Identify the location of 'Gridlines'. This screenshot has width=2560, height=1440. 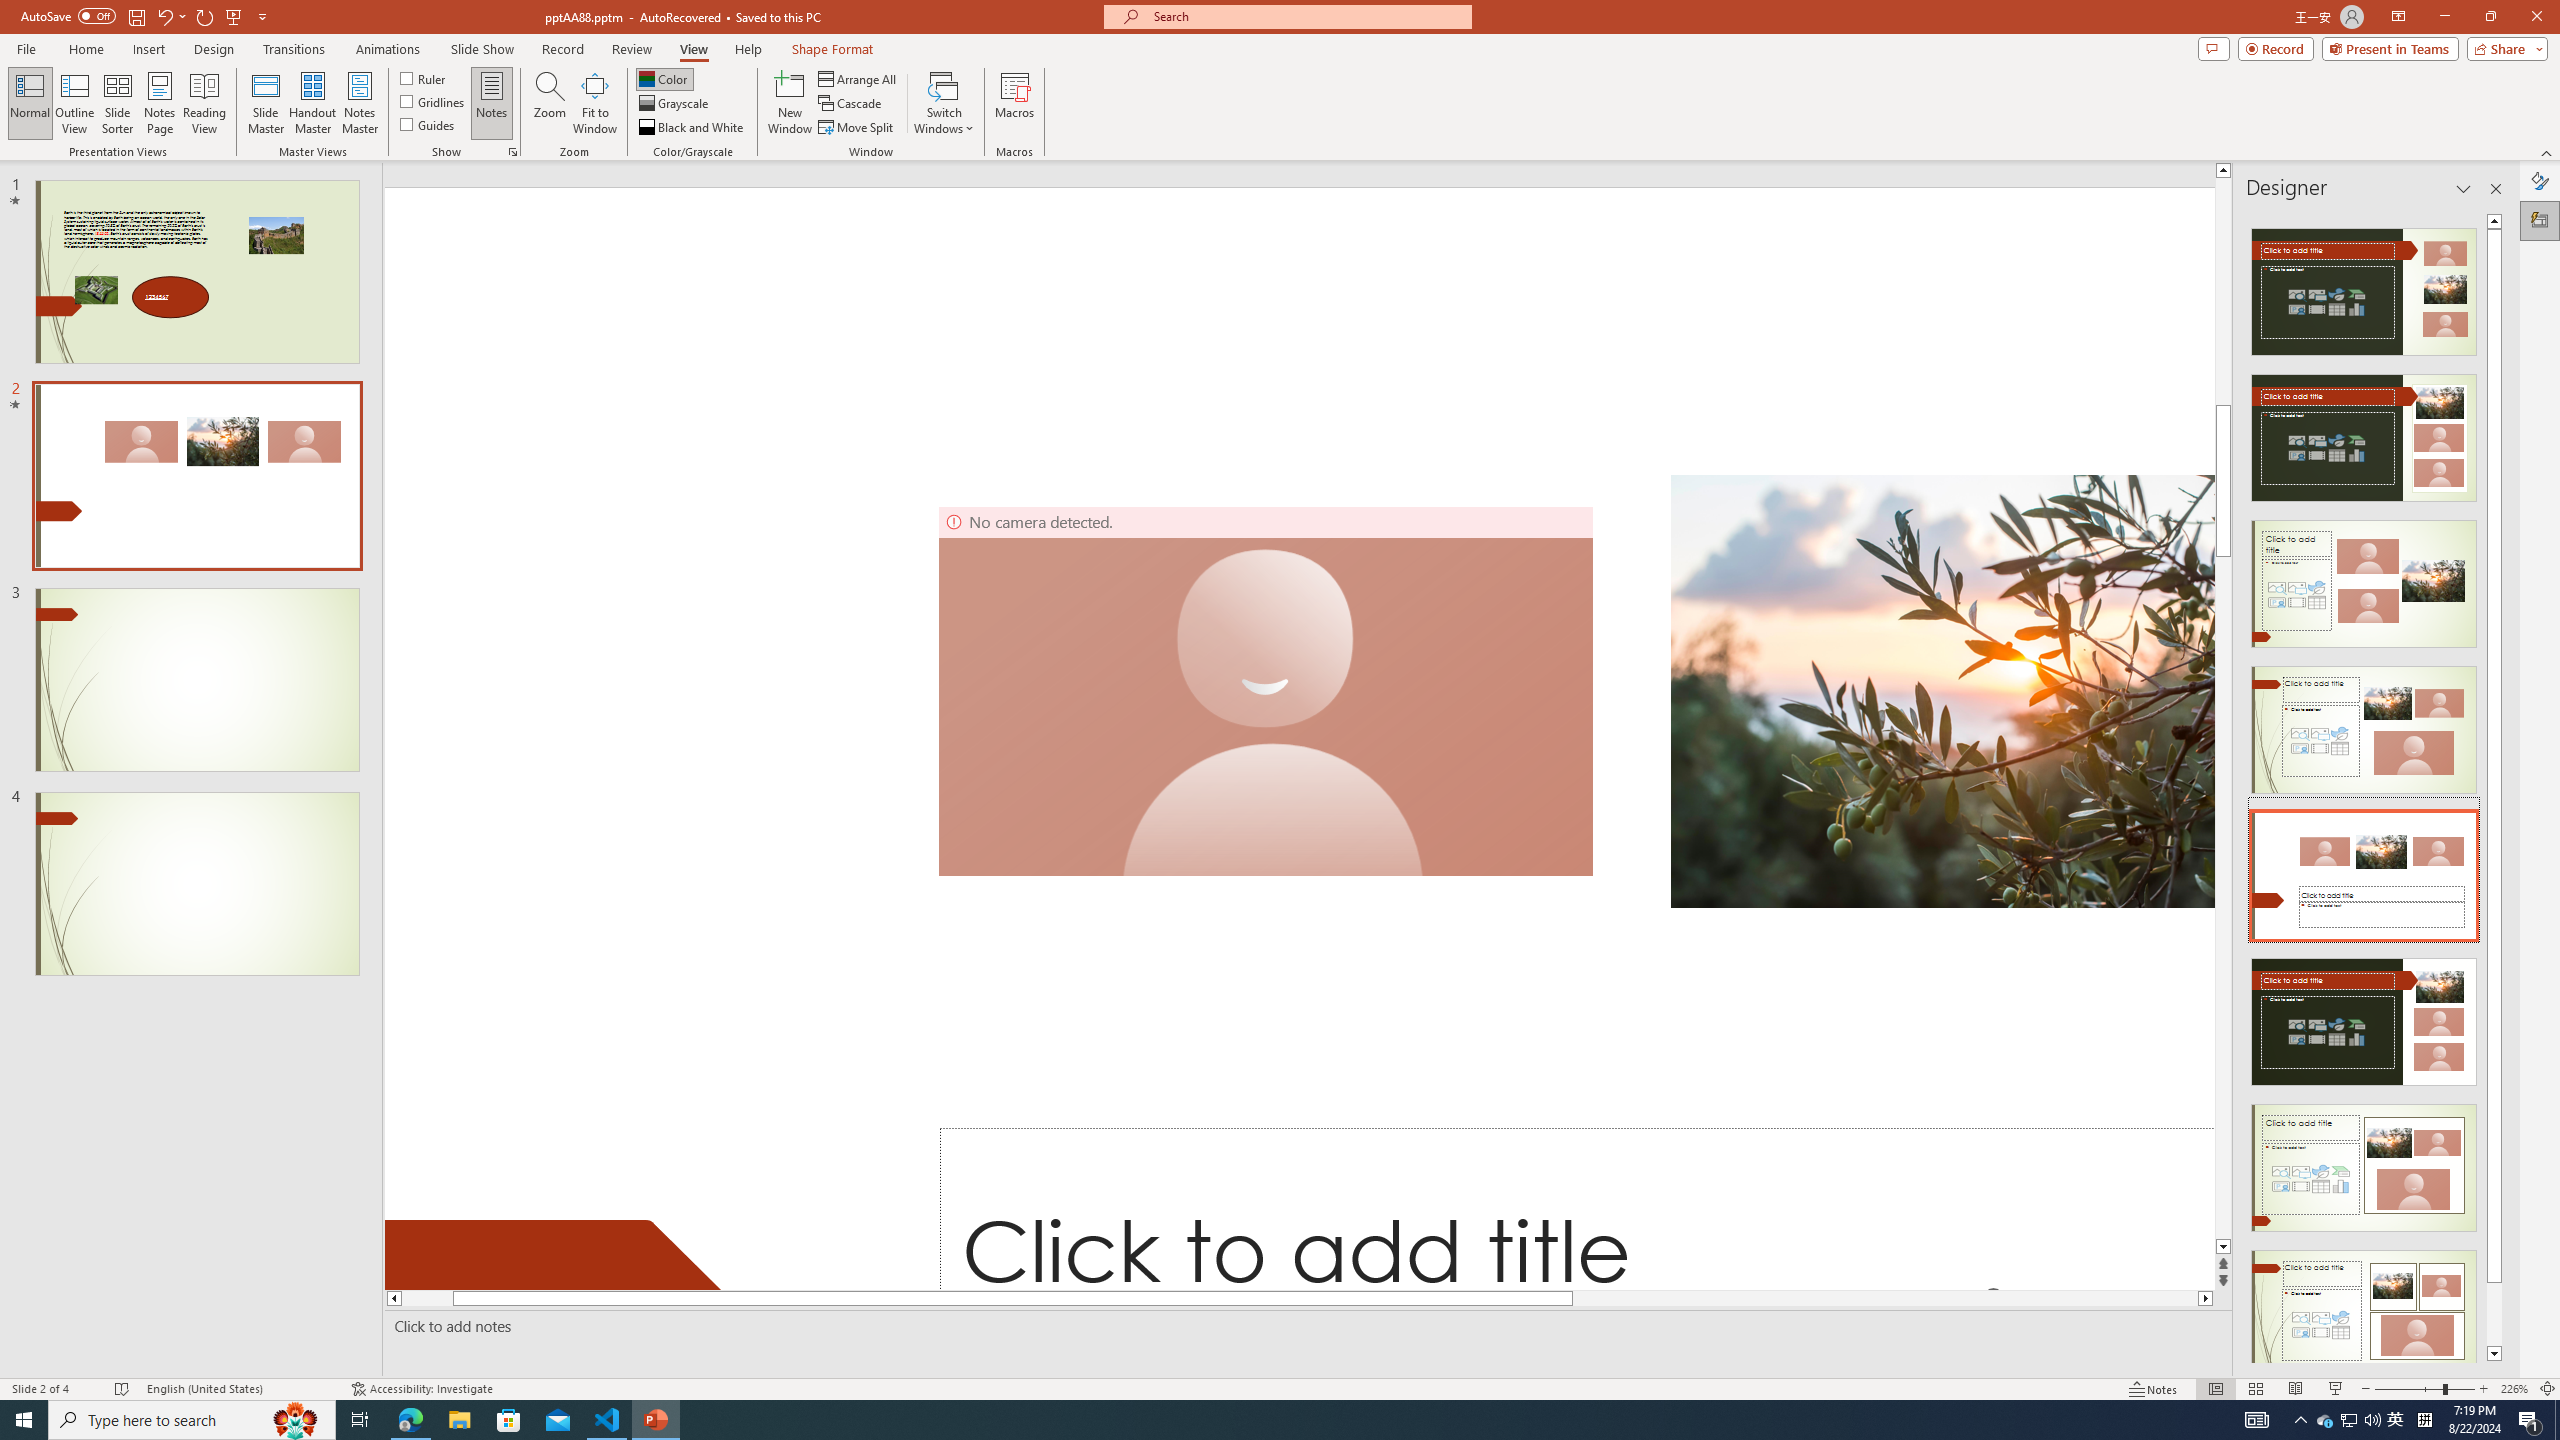
(432, 99).